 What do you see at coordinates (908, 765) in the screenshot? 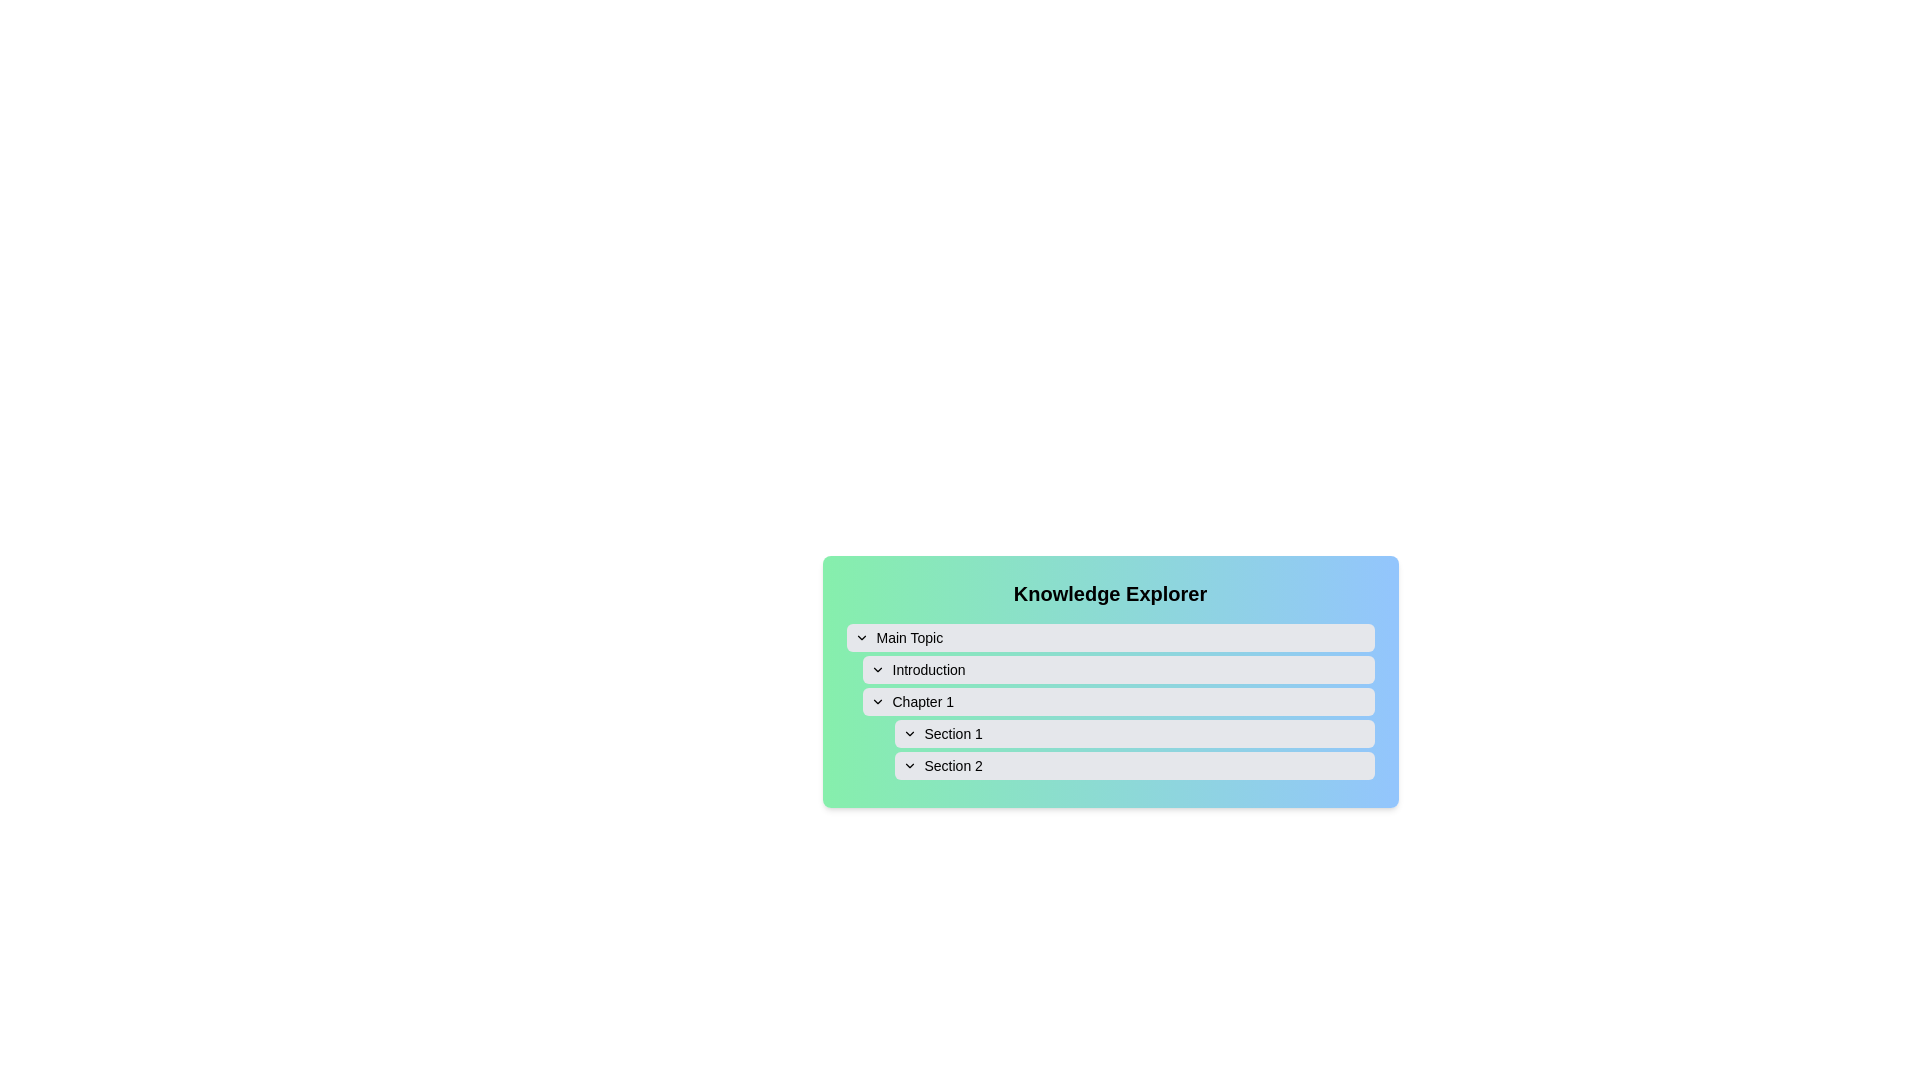
I see `the Dropdown toggle icon located to the left of the 'Section 2' label to provide visual feedback` at bounding box center [908, 765].